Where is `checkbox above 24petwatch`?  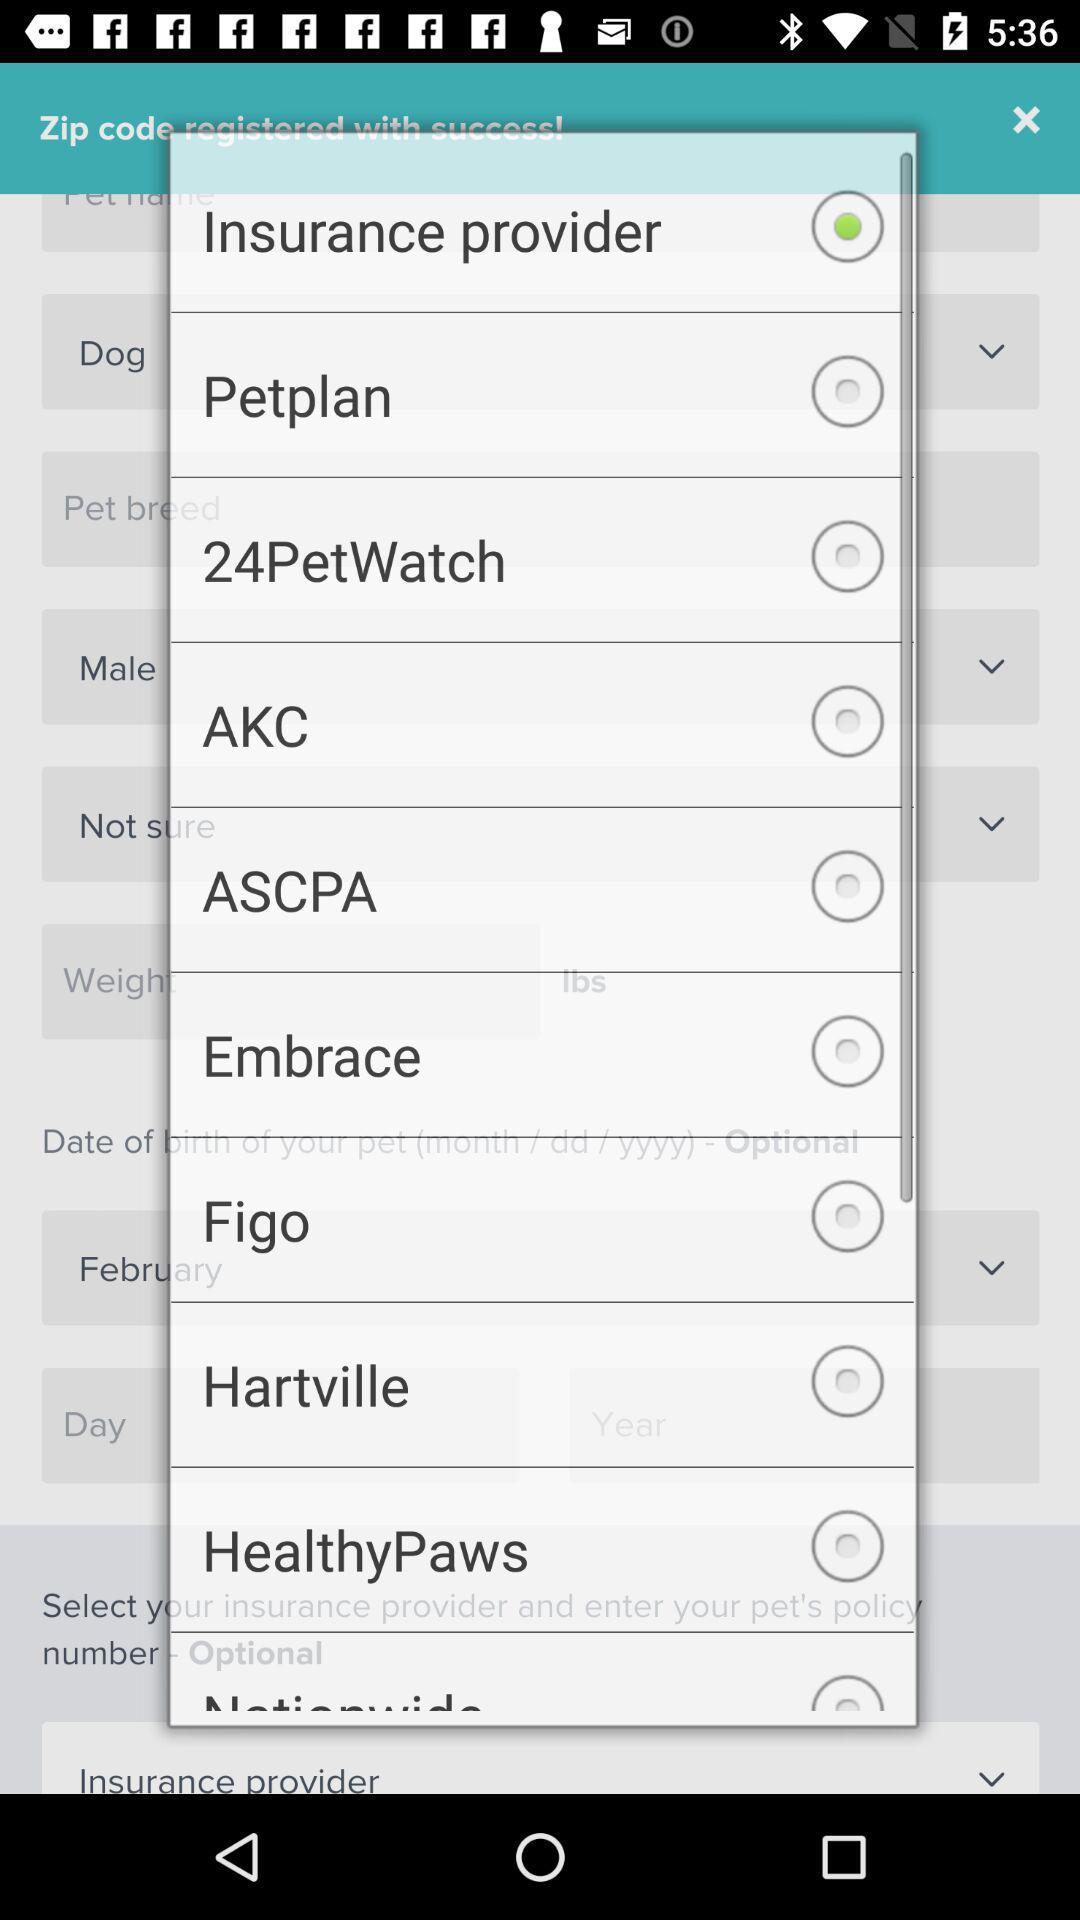
checkbox above 24petwatch is located at coordinates (542, 380).